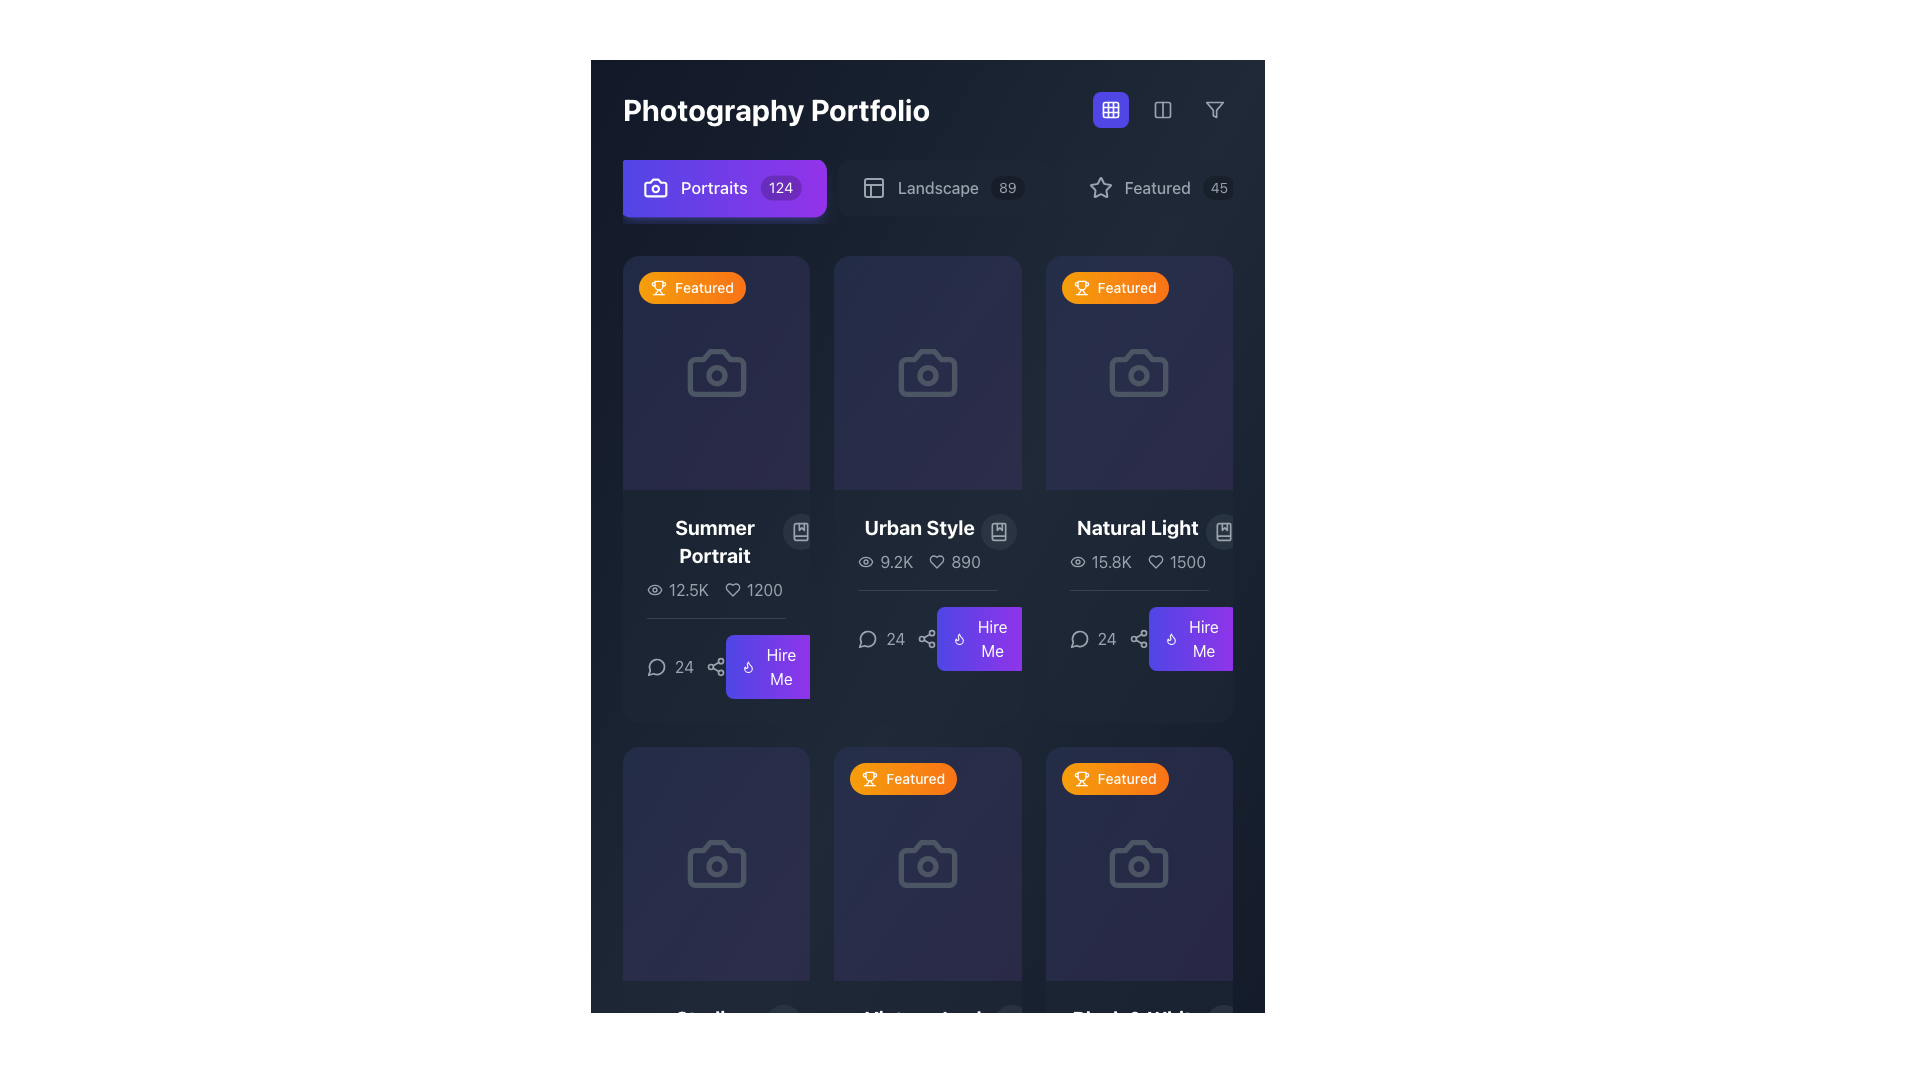 This screenshot has height=1080, width=1920. Describe the element at coordinates (926, 863) in the screenshot. I see `the camera icon located in the second column of the bottom row of the grid layout, which represents a photography-related item and is beneath a badge reading 'Featured'` at that location.